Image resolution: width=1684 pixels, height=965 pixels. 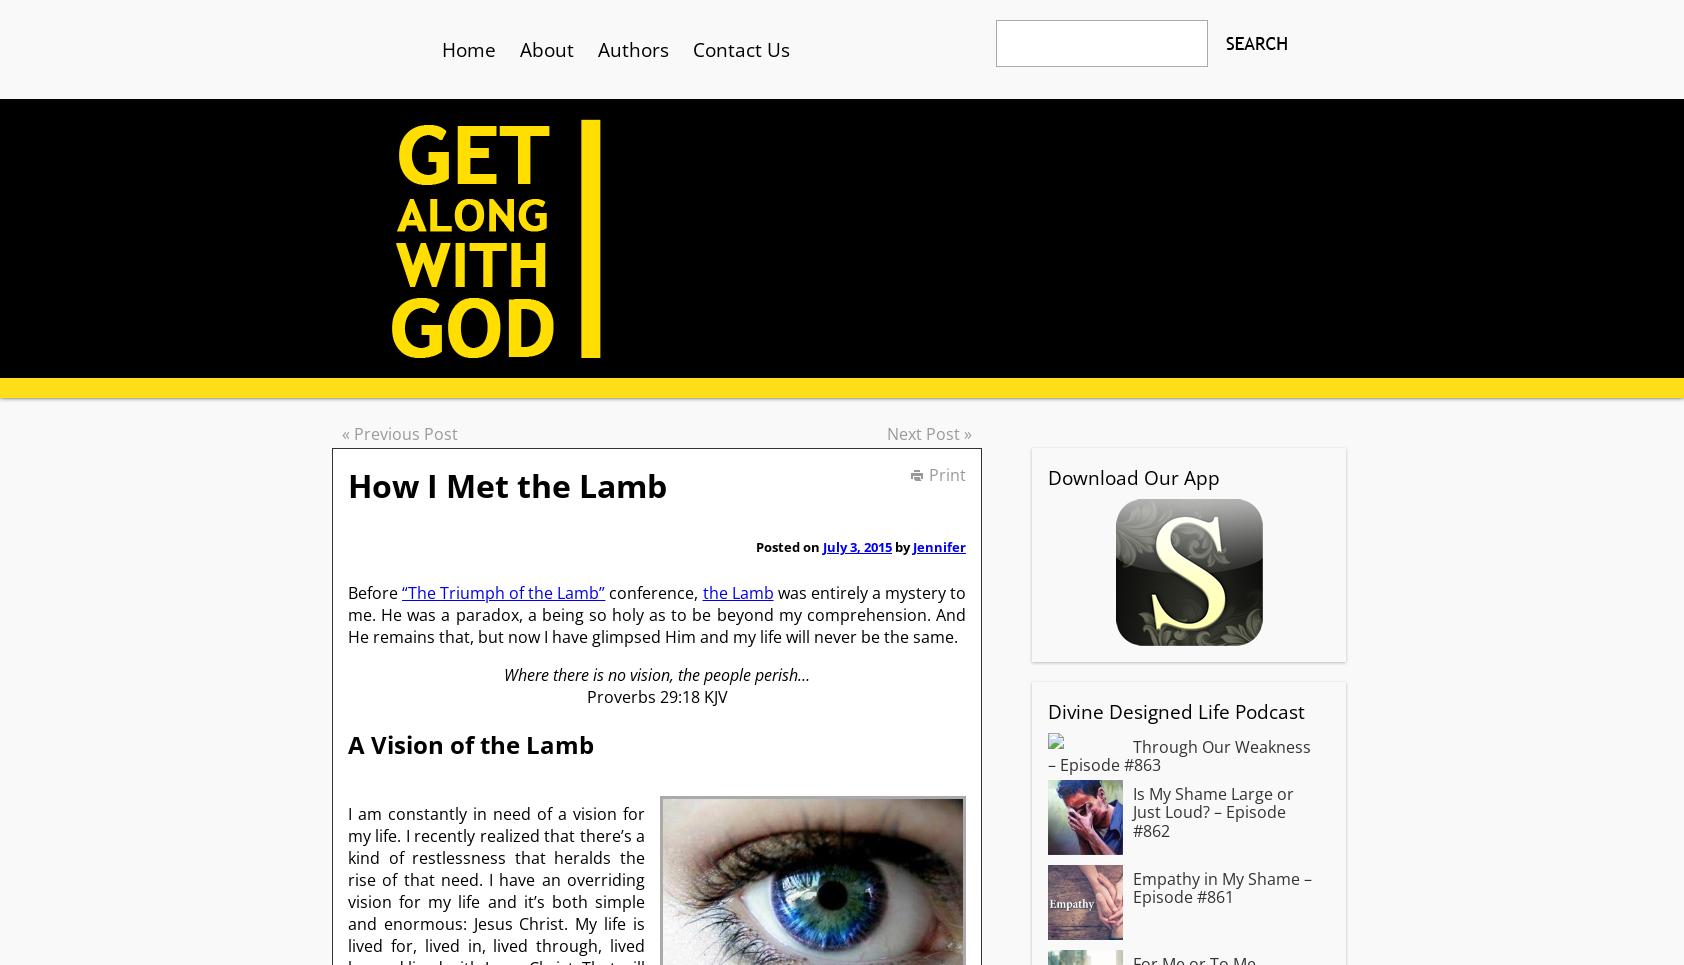 I want to click on 'Divine Designed Life Podcast', so click(x=1176, y=711).